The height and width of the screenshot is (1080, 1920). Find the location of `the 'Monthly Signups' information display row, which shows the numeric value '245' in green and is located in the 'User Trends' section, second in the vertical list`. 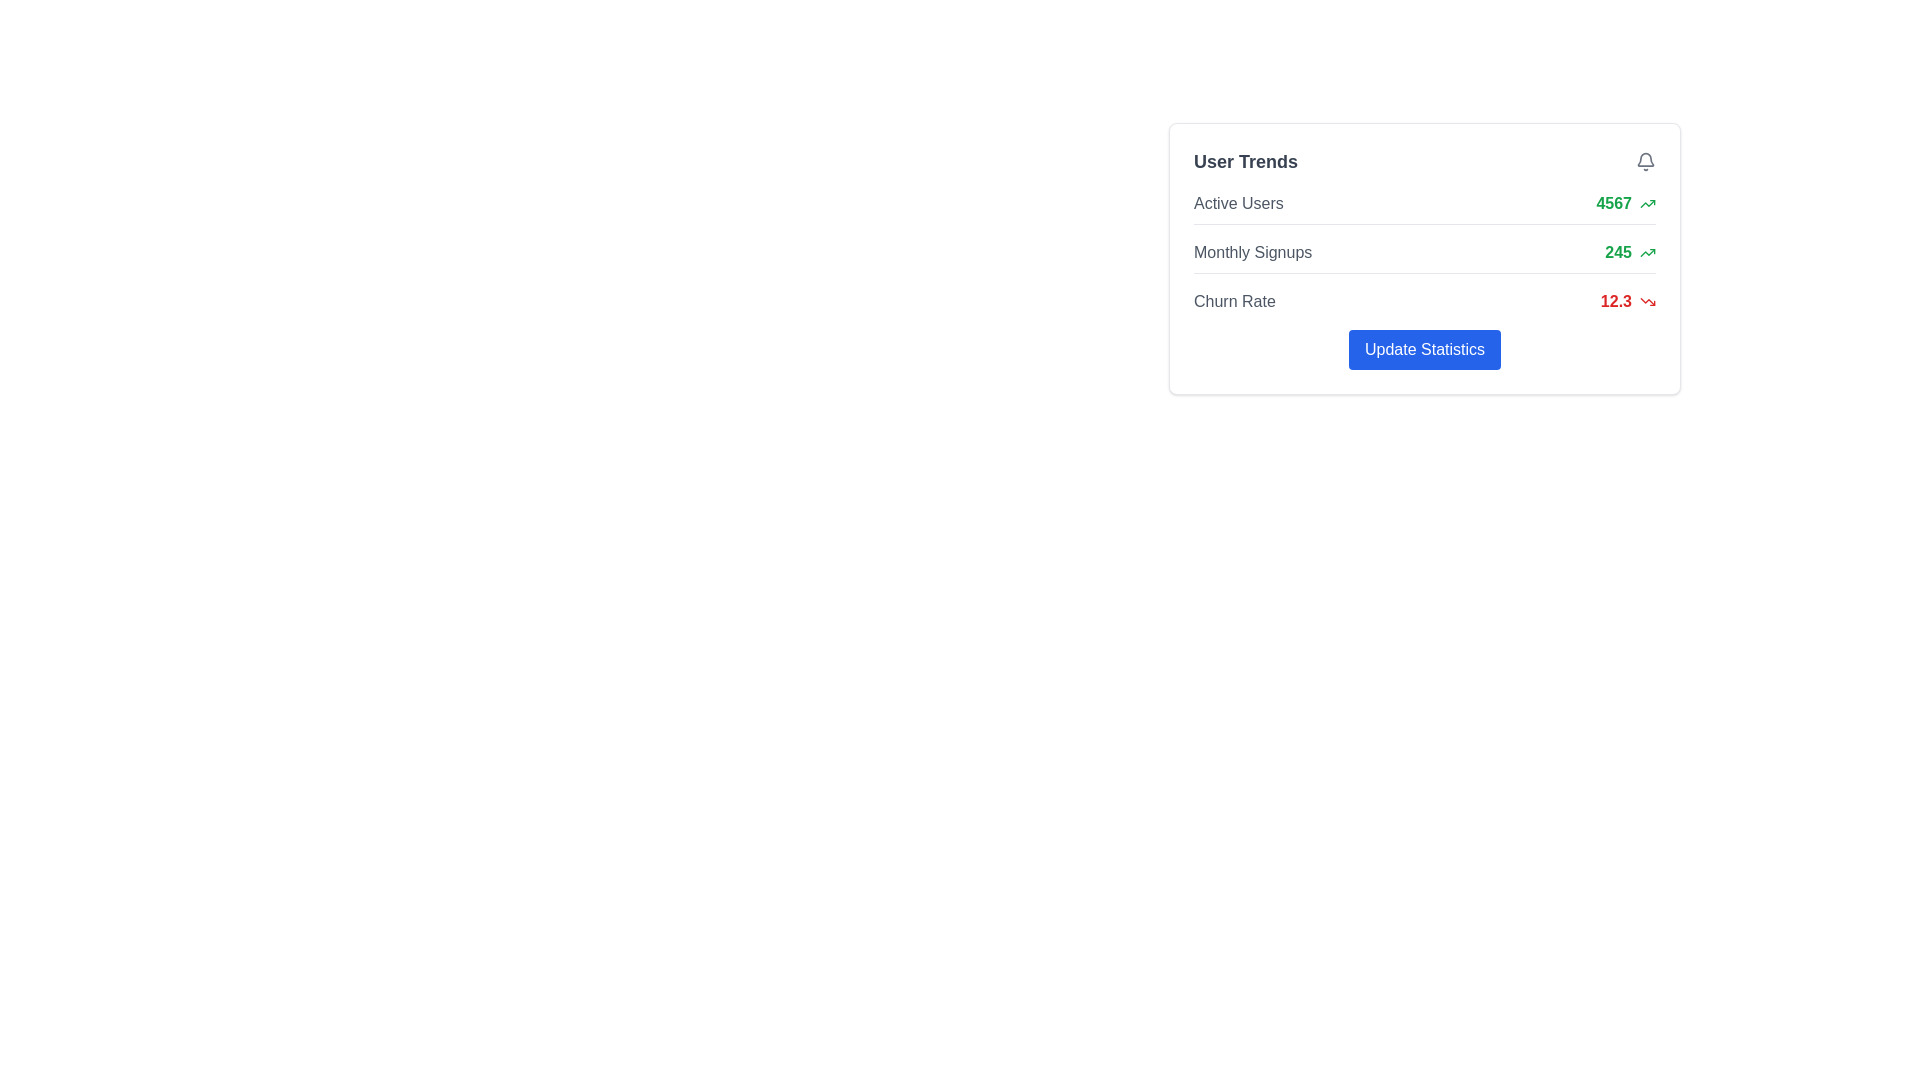

the 'Monthly Signups' information display row, which shows the numeric value '245' in green and is located in the 'User Trends' section, second in the vertical list is located at coordinates (1424, 256).